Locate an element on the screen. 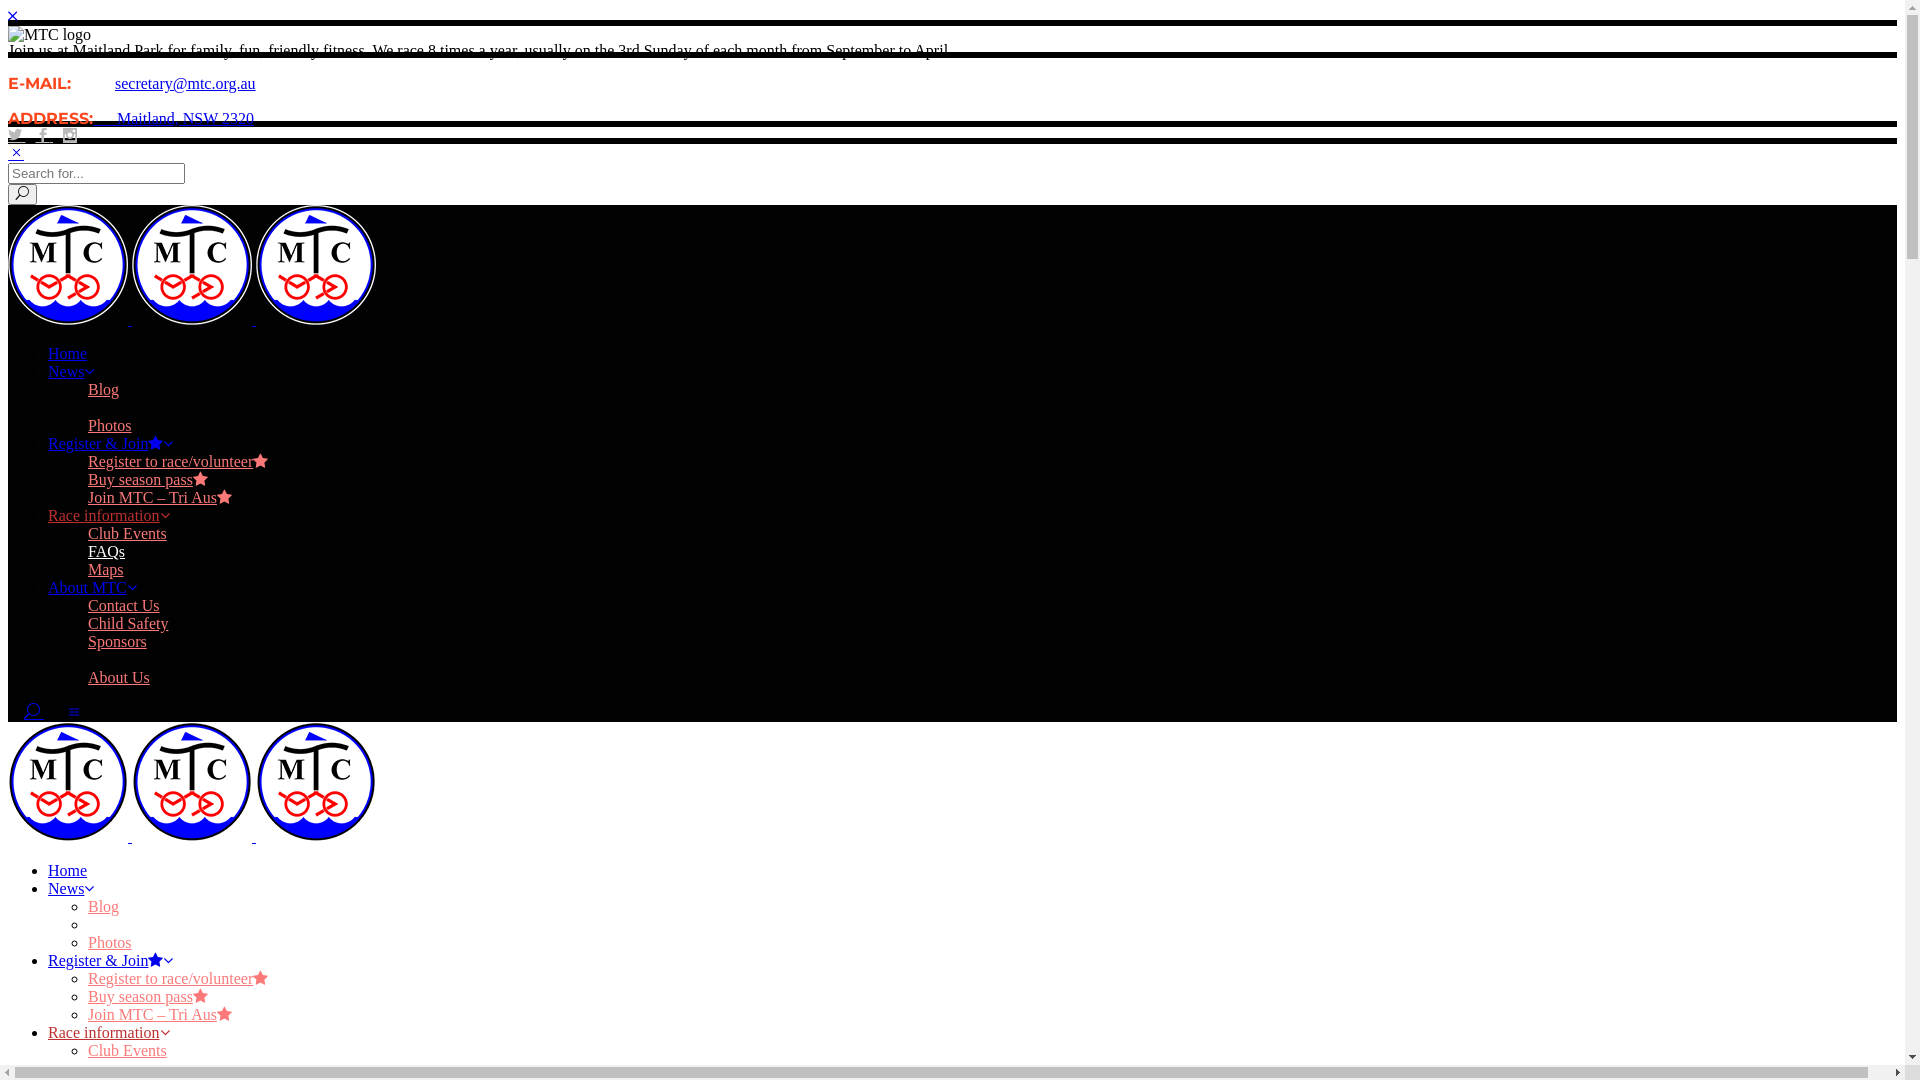 This screenshot has height=1080, width=1920. 'Contact Us' is located at coordinates (123, 604).